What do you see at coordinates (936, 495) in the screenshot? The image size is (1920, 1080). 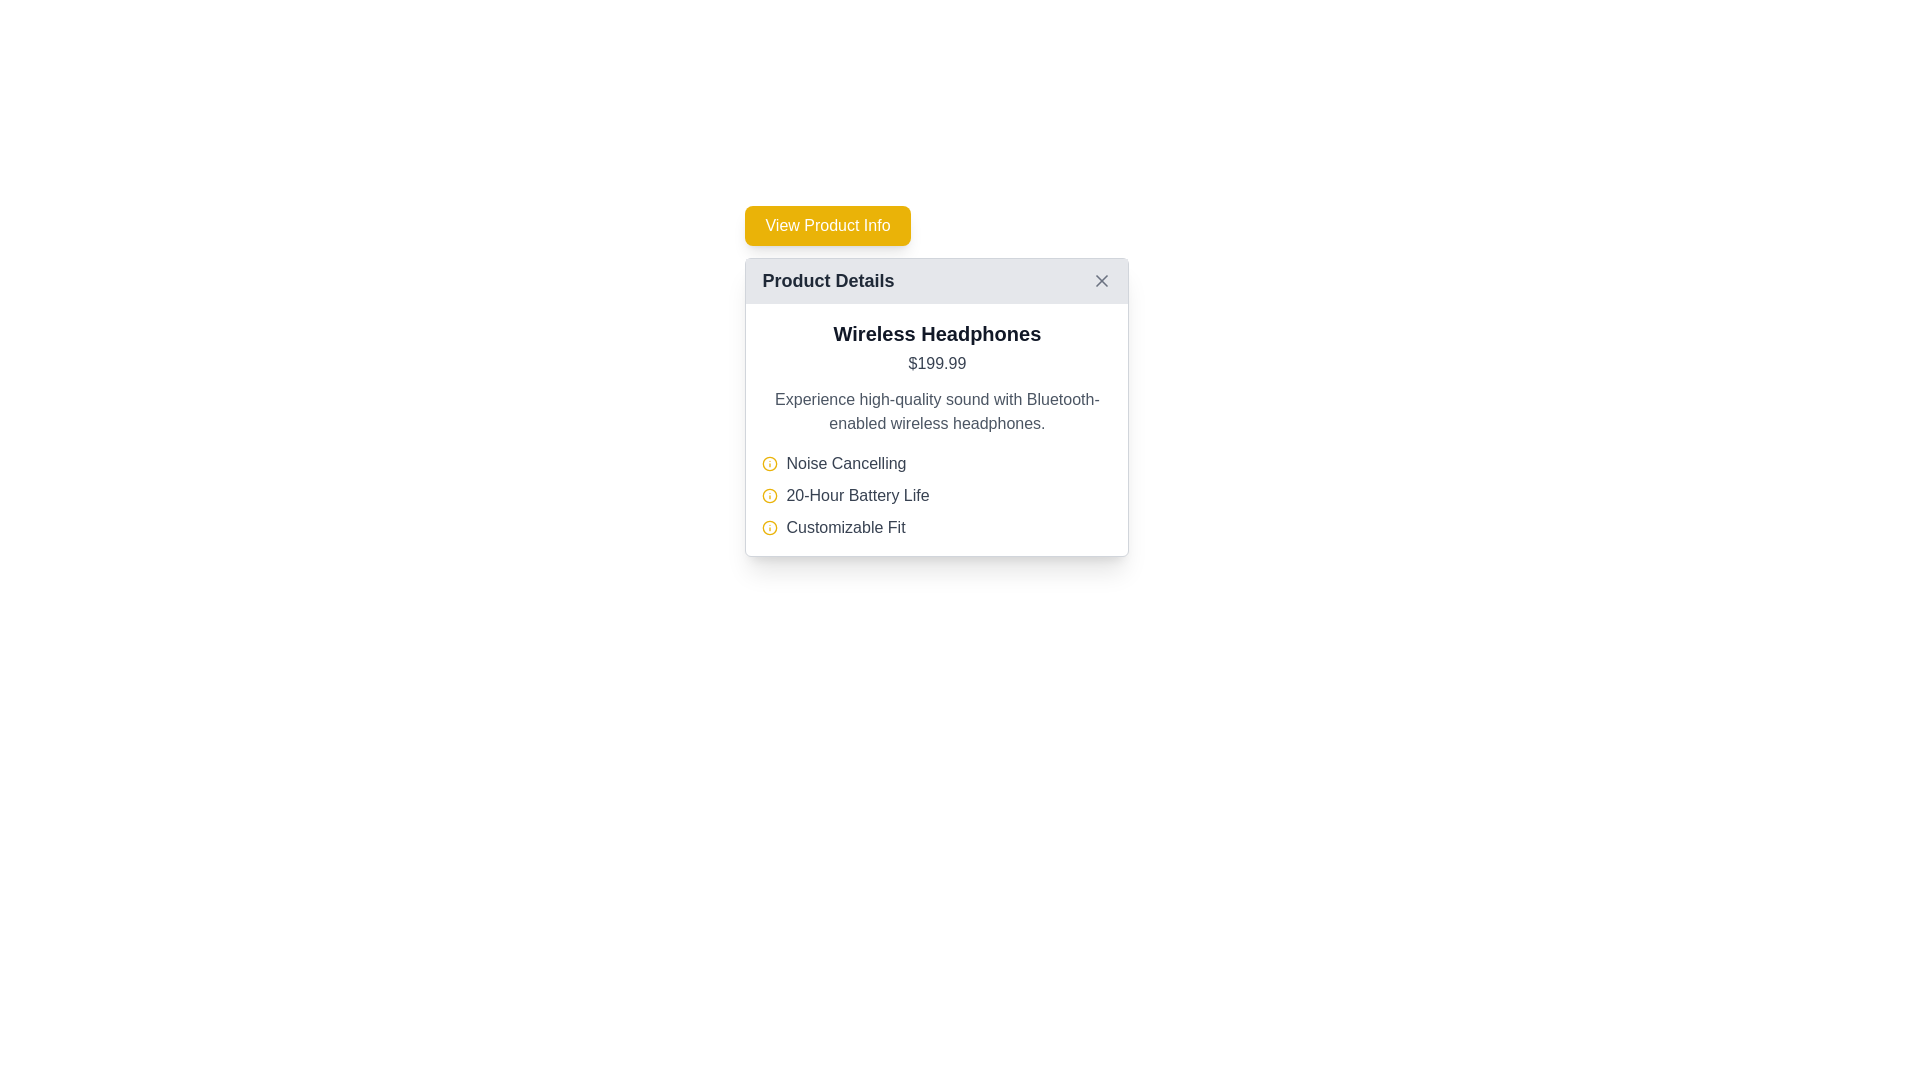 I see `listed features displayed in the product details panel for 'Wireless Headphones', located at the bottom of the panel with associated icons for each feature` at bounding box center [936, 495].